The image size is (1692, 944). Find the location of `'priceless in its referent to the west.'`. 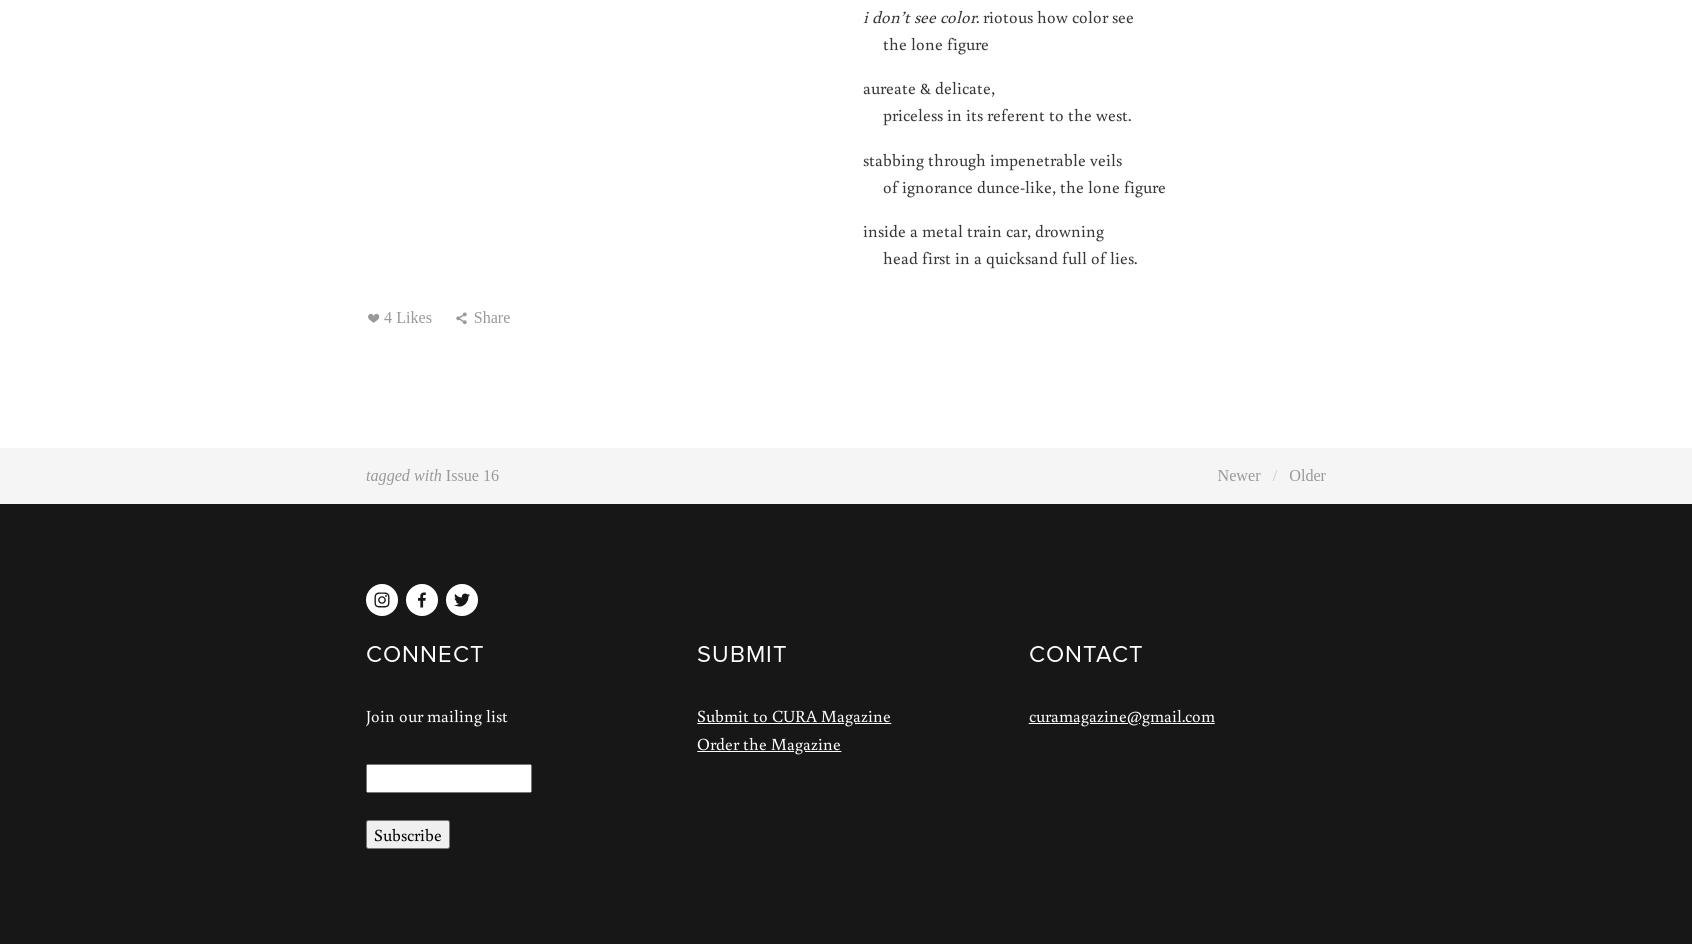

'priceless in its referent to the west.' is located at coordinates (995, 113).